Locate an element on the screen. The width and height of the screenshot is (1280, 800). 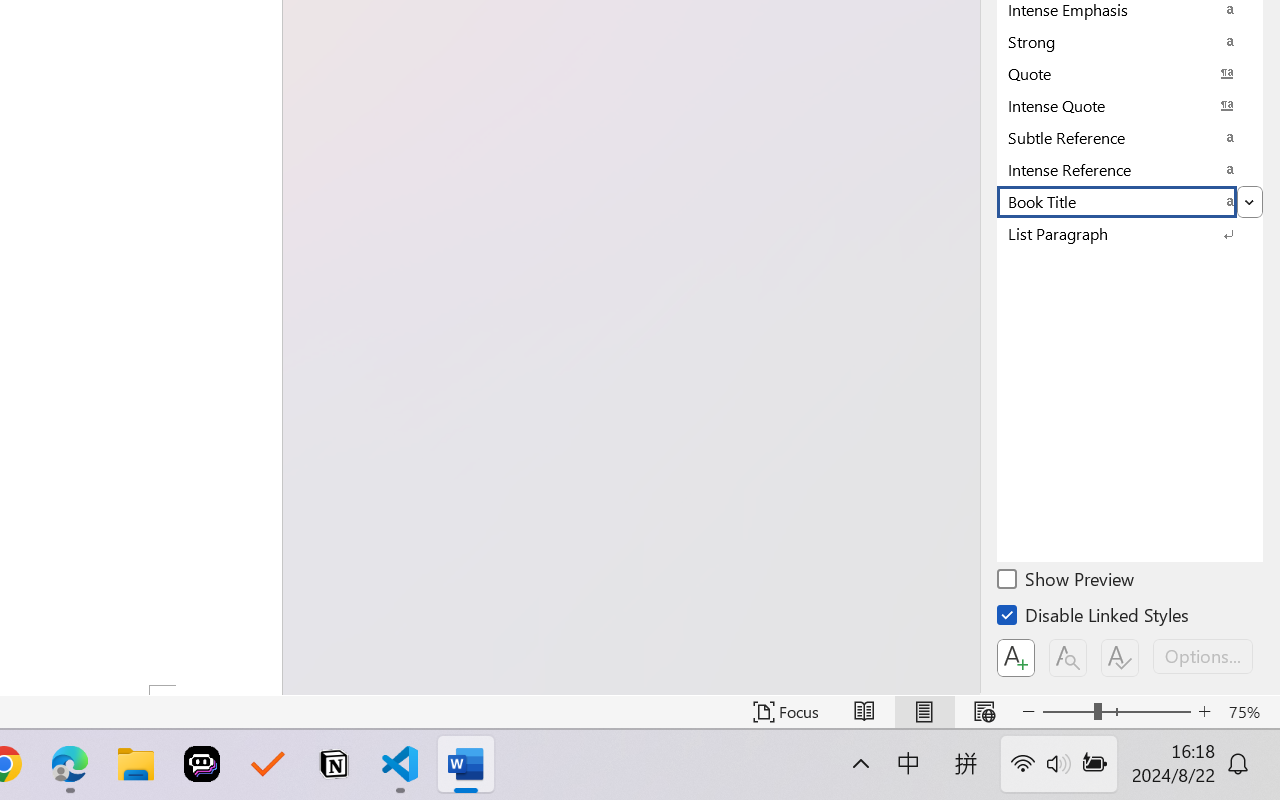
'Quote' is located at coordinates (1130, 73).